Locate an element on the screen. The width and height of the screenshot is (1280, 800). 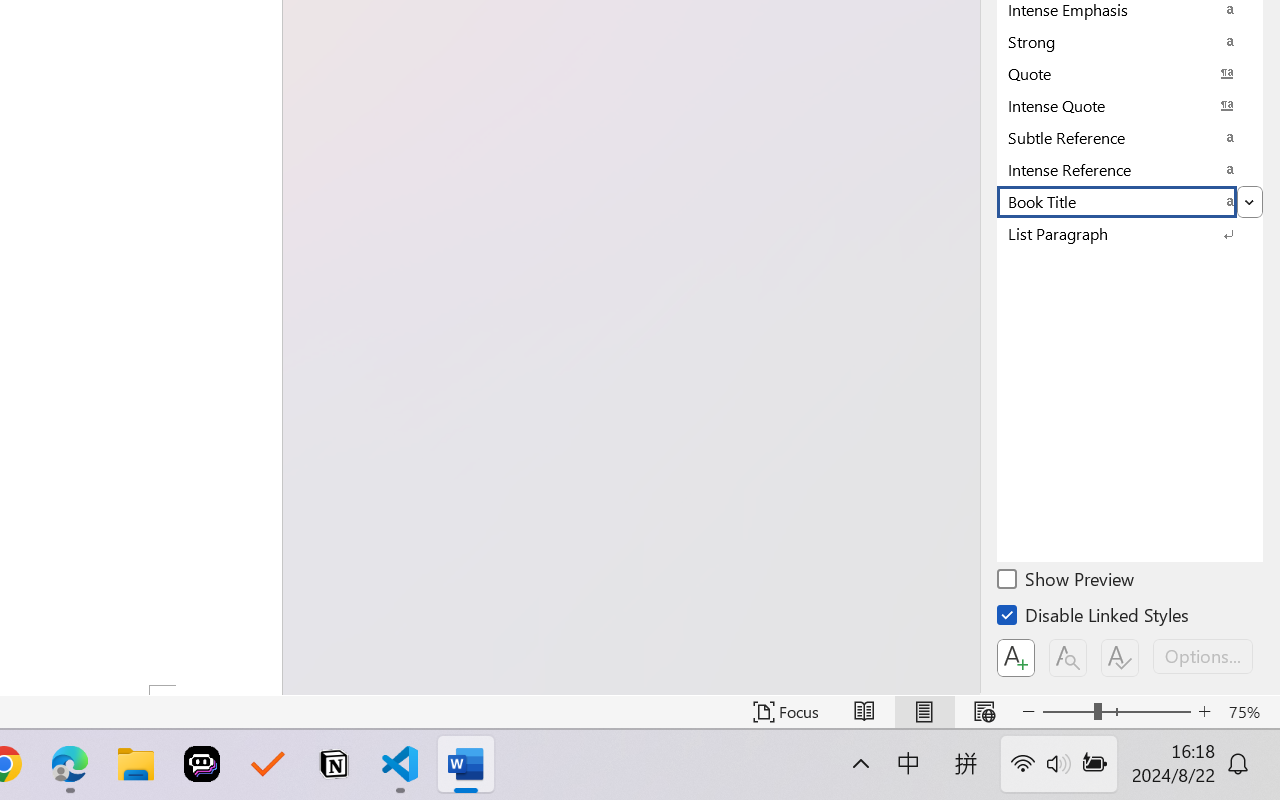
'Quote' is located at coordinates (1130, 73).